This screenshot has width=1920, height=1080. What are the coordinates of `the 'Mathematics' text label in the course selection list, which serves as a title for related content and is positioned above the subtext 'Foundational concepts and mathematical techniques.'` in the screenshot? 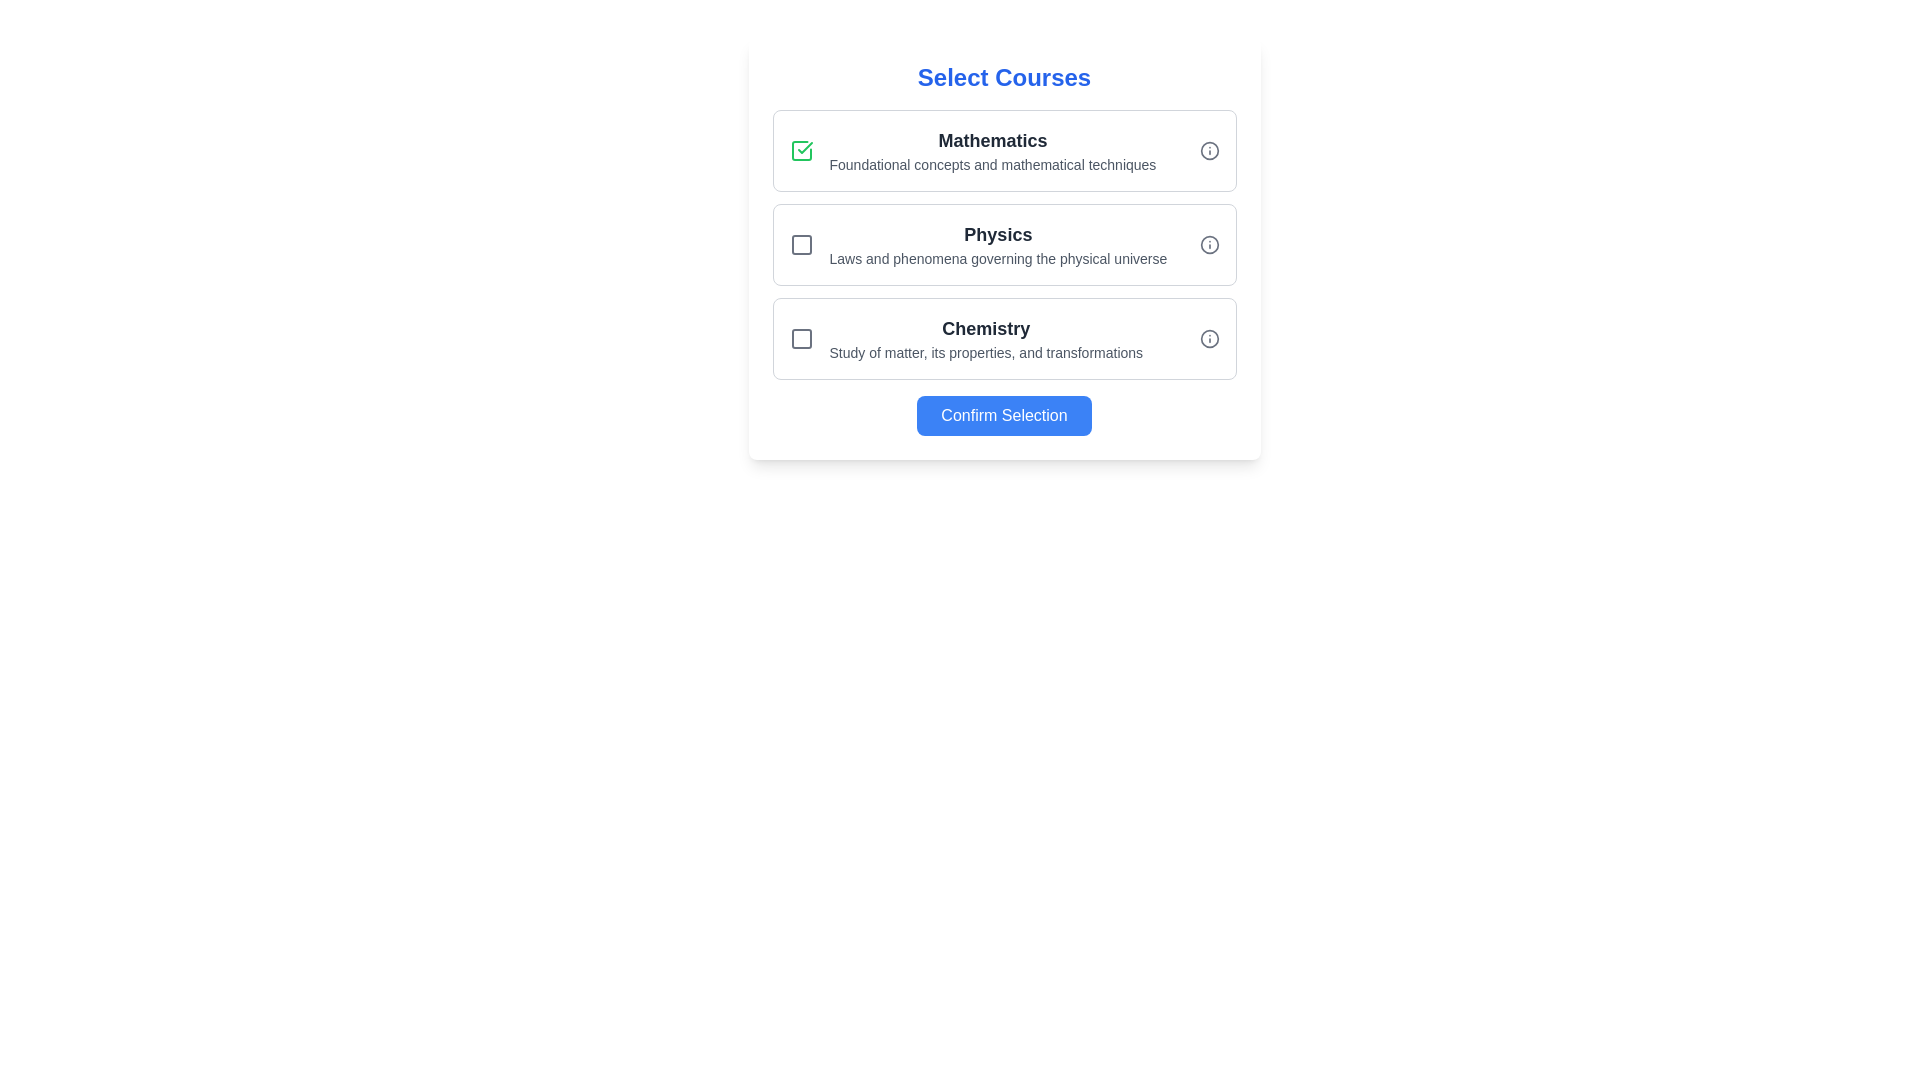 It's located at (993, 140).